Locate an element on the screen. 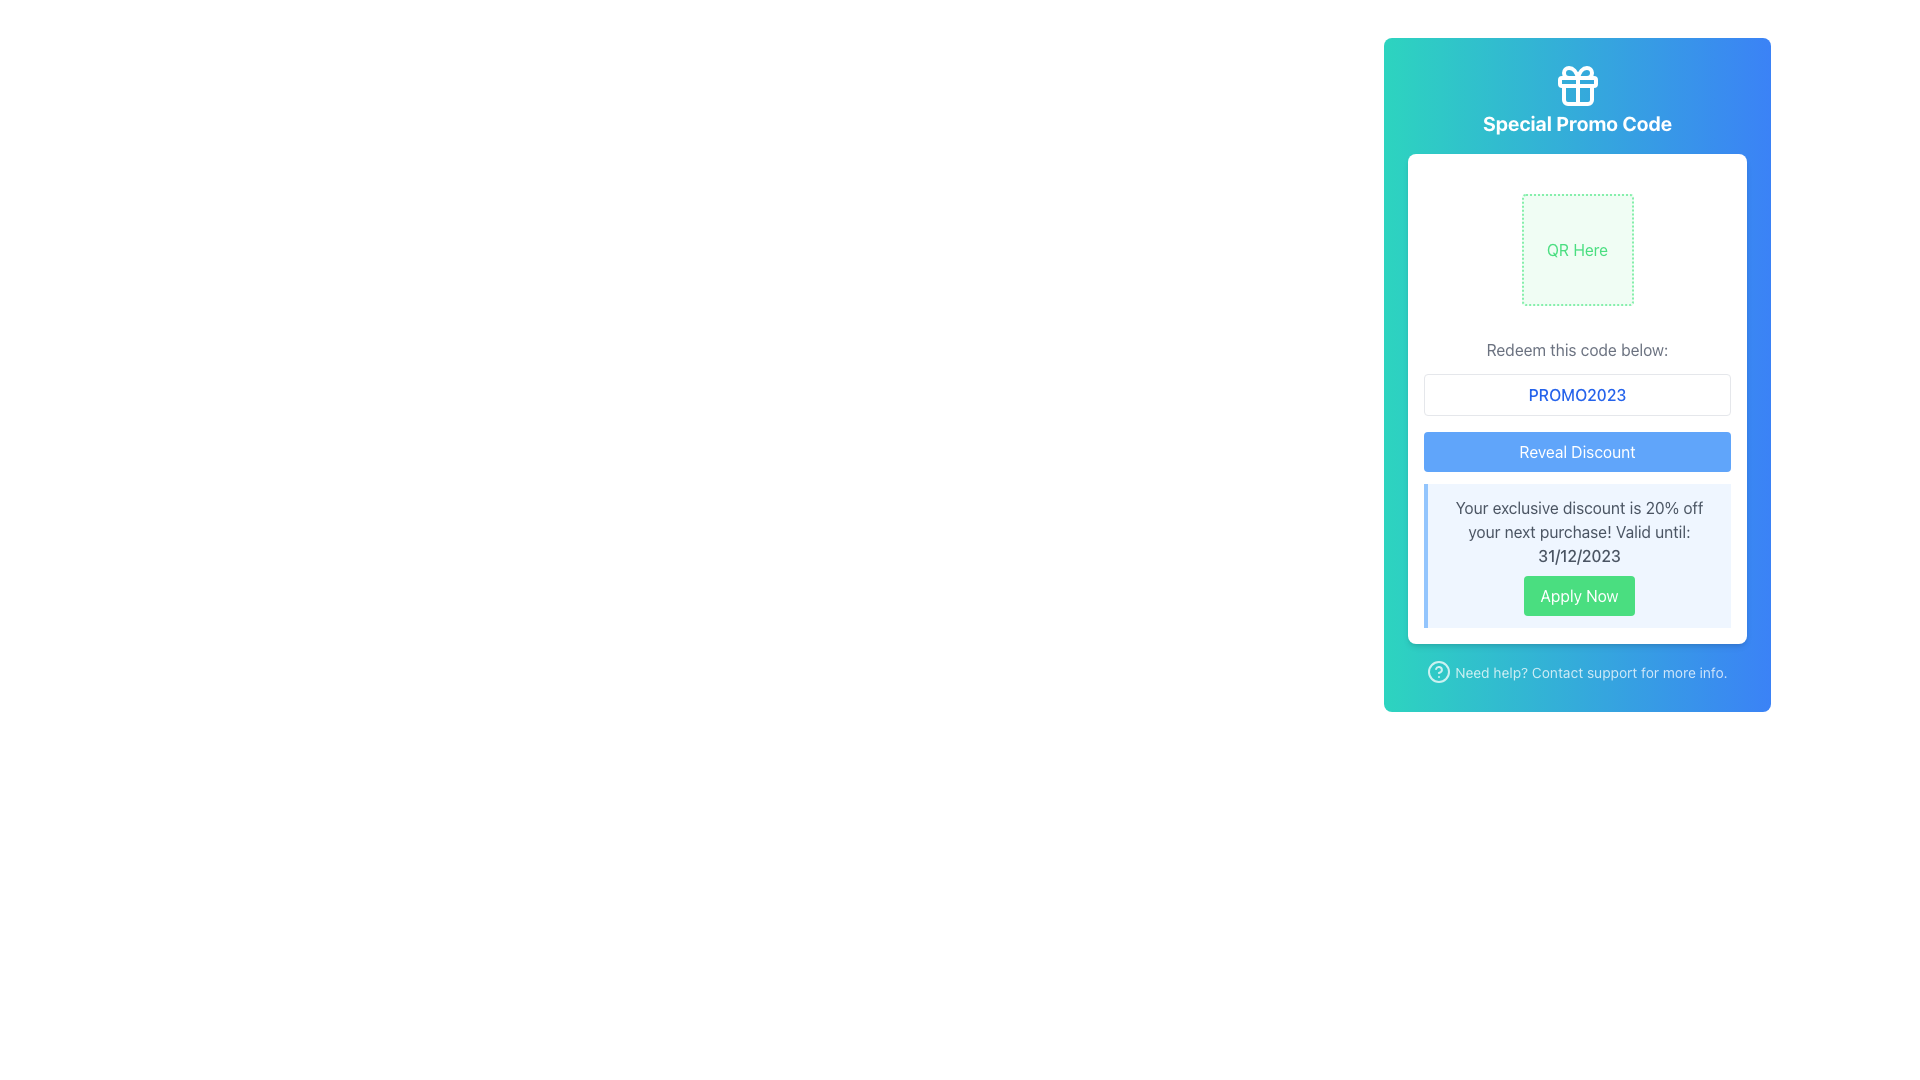 The height and width of the screenshot is (1080, 1920). the question mark icon styled with a minimalist design, located in the footer section below the text 'Need help? Contact support for more info.' is located at coordinates (1438, 671).